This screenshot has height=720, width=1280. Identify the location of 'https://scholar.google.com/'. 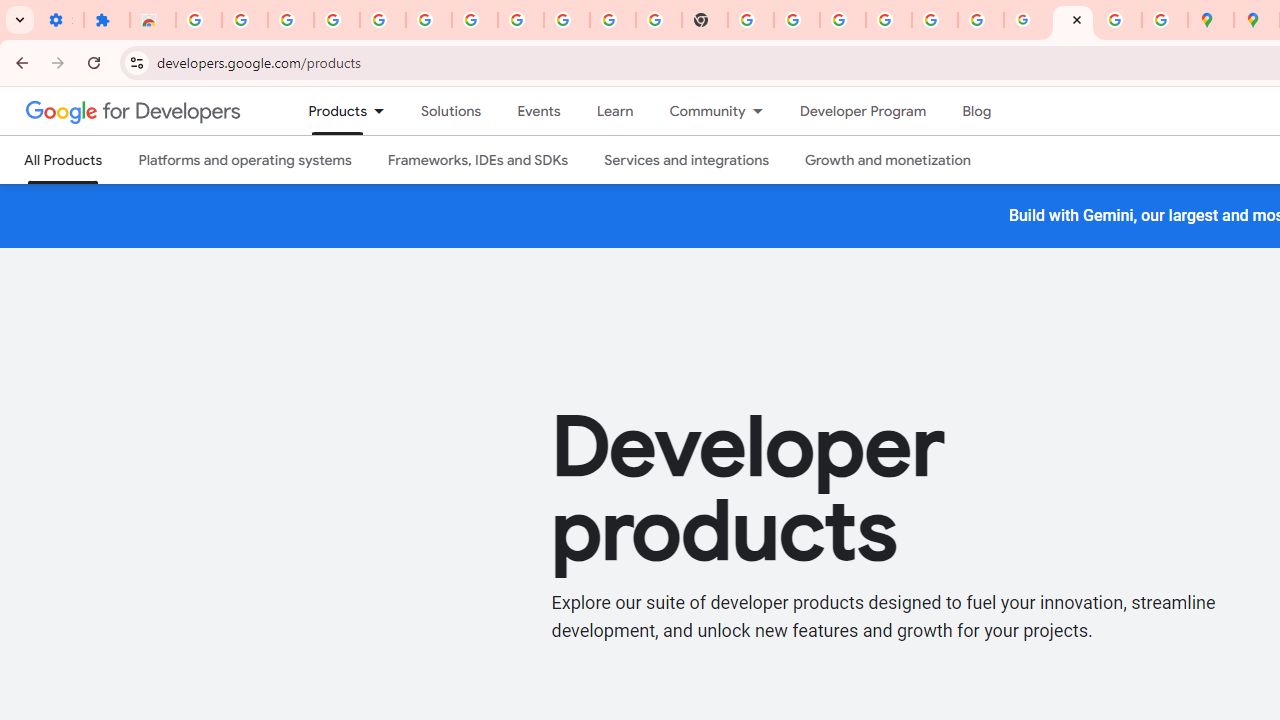
(750, 20).